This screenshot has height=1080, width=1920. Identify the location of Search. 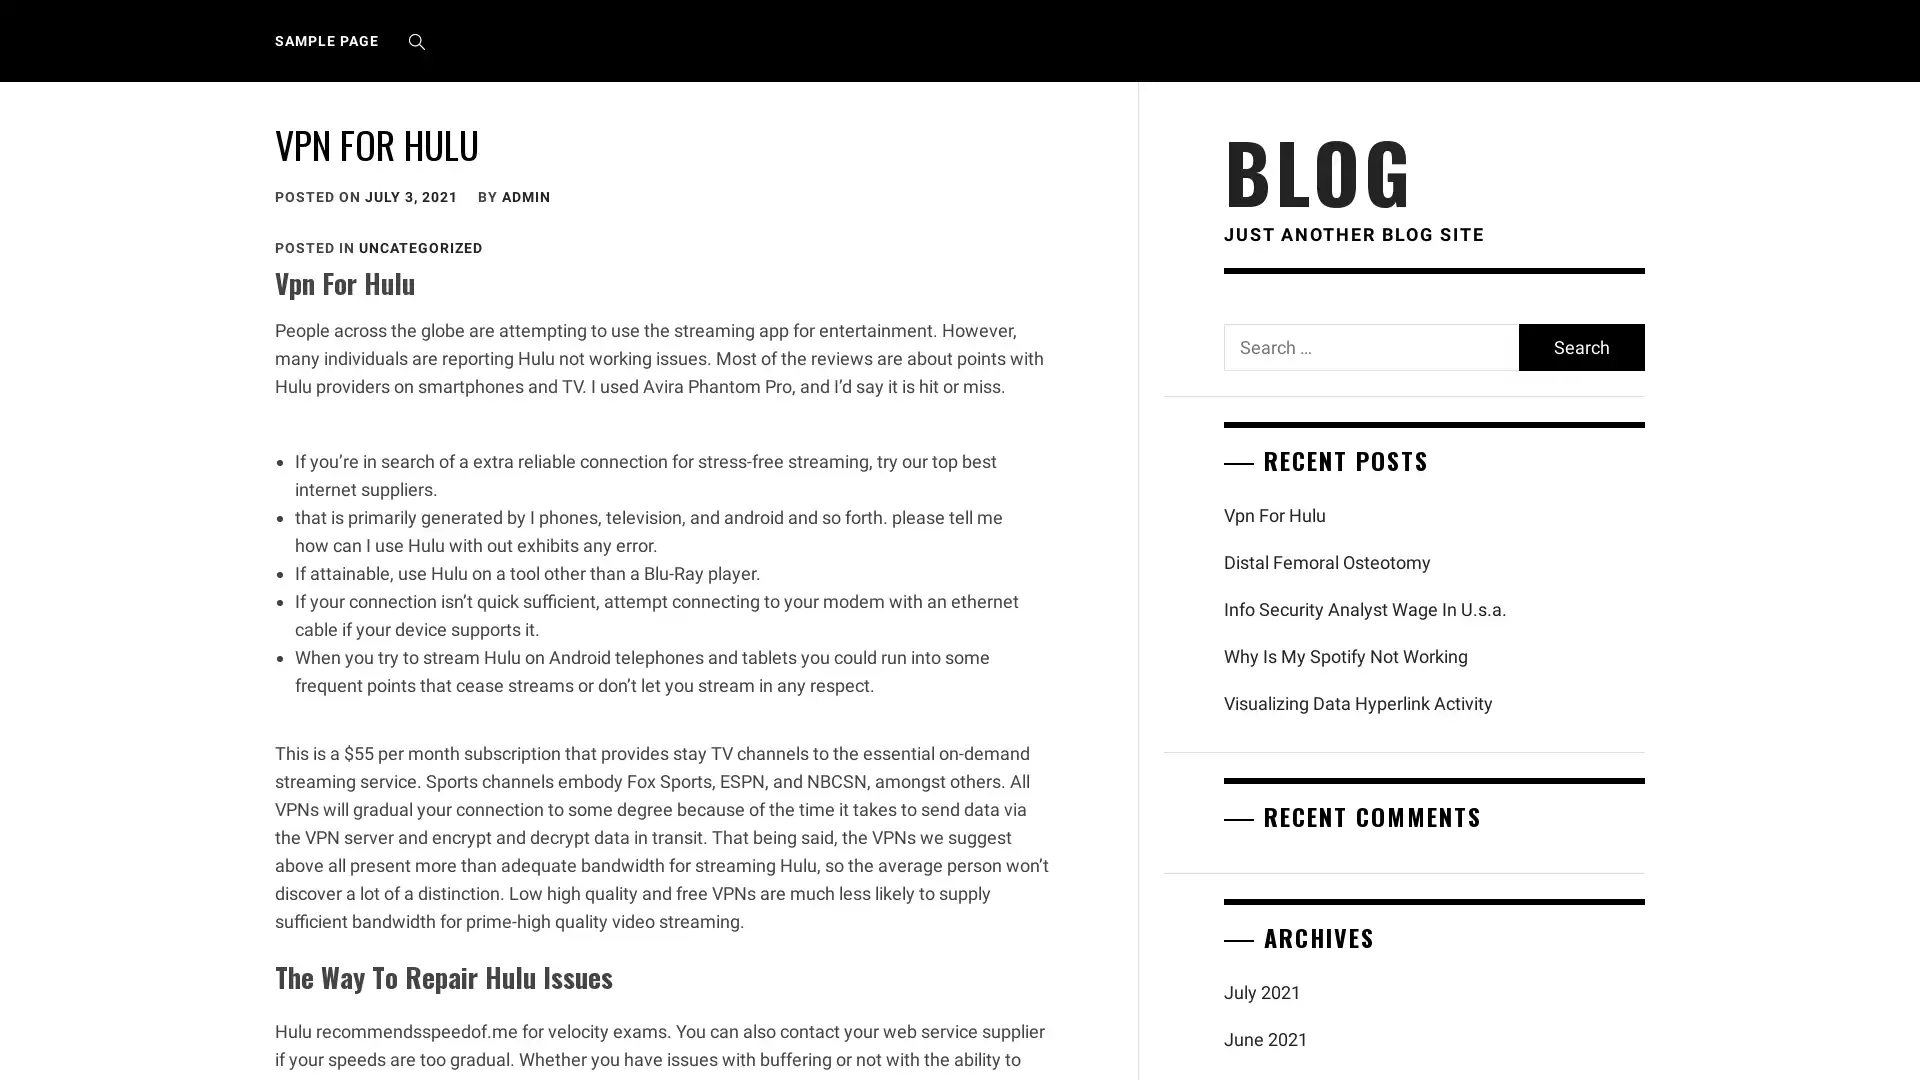
(1579, 346).